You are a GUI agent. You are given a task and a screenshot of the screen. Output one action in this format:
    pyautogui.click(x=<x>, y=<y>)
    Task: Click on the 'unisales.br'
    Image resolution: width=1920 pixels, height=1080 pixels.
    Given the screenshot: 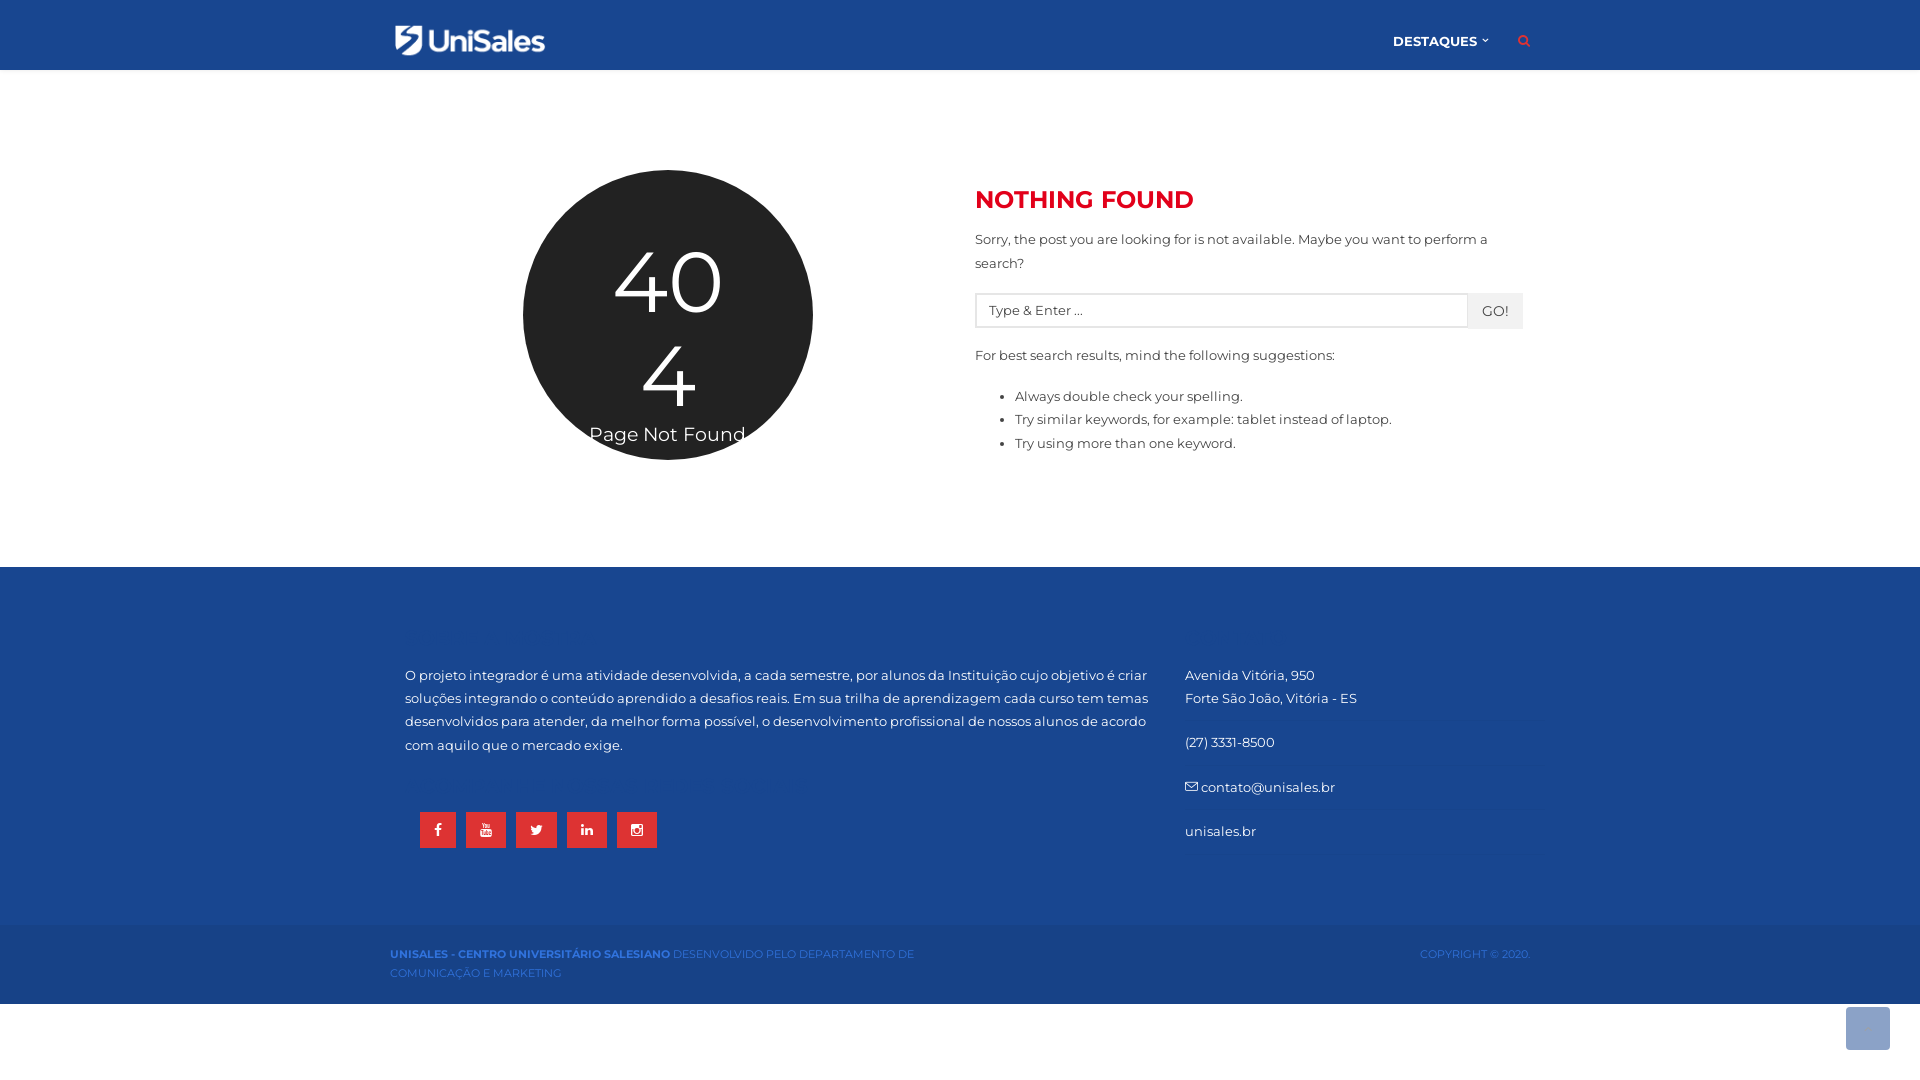 What is the action you would take?
    pyautogui.click(x=1219, y=830)
    